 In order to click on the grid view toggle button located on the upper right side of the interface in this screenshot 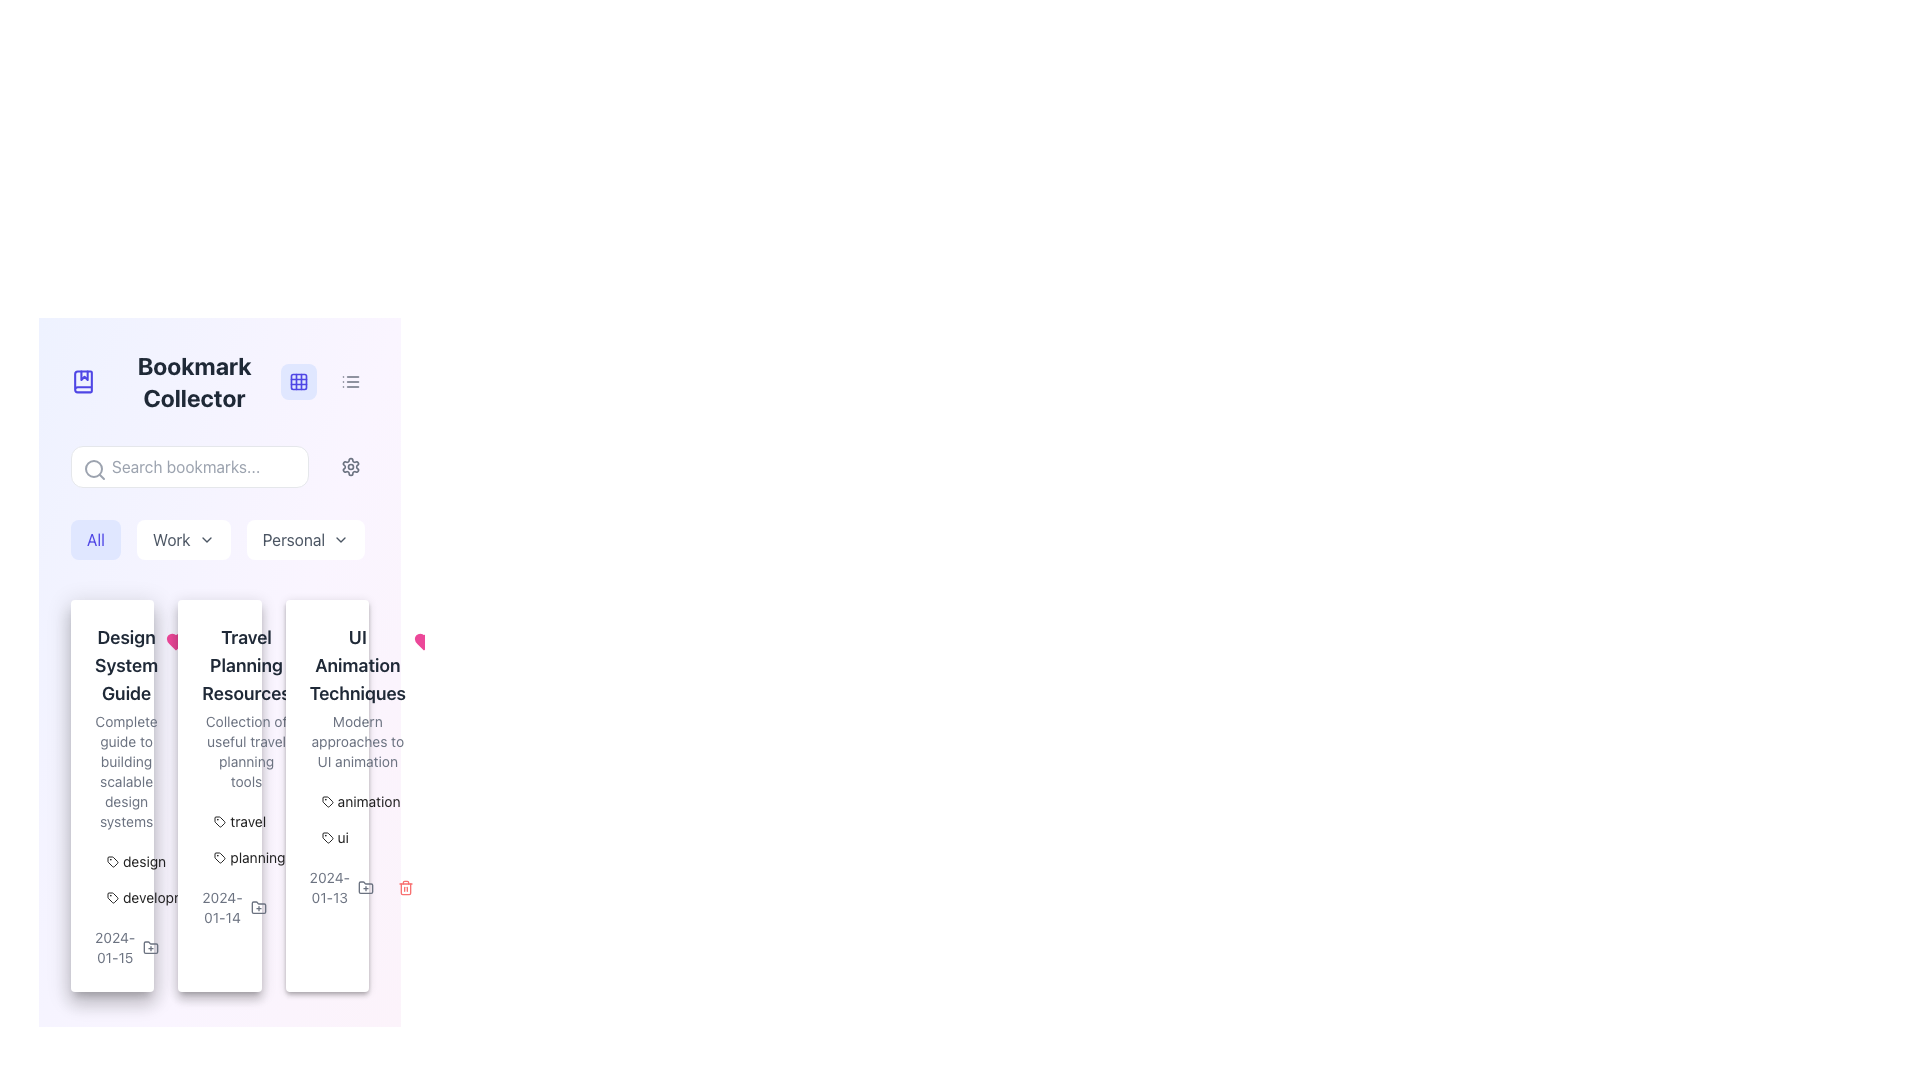, I will do `click(297, 381)`.